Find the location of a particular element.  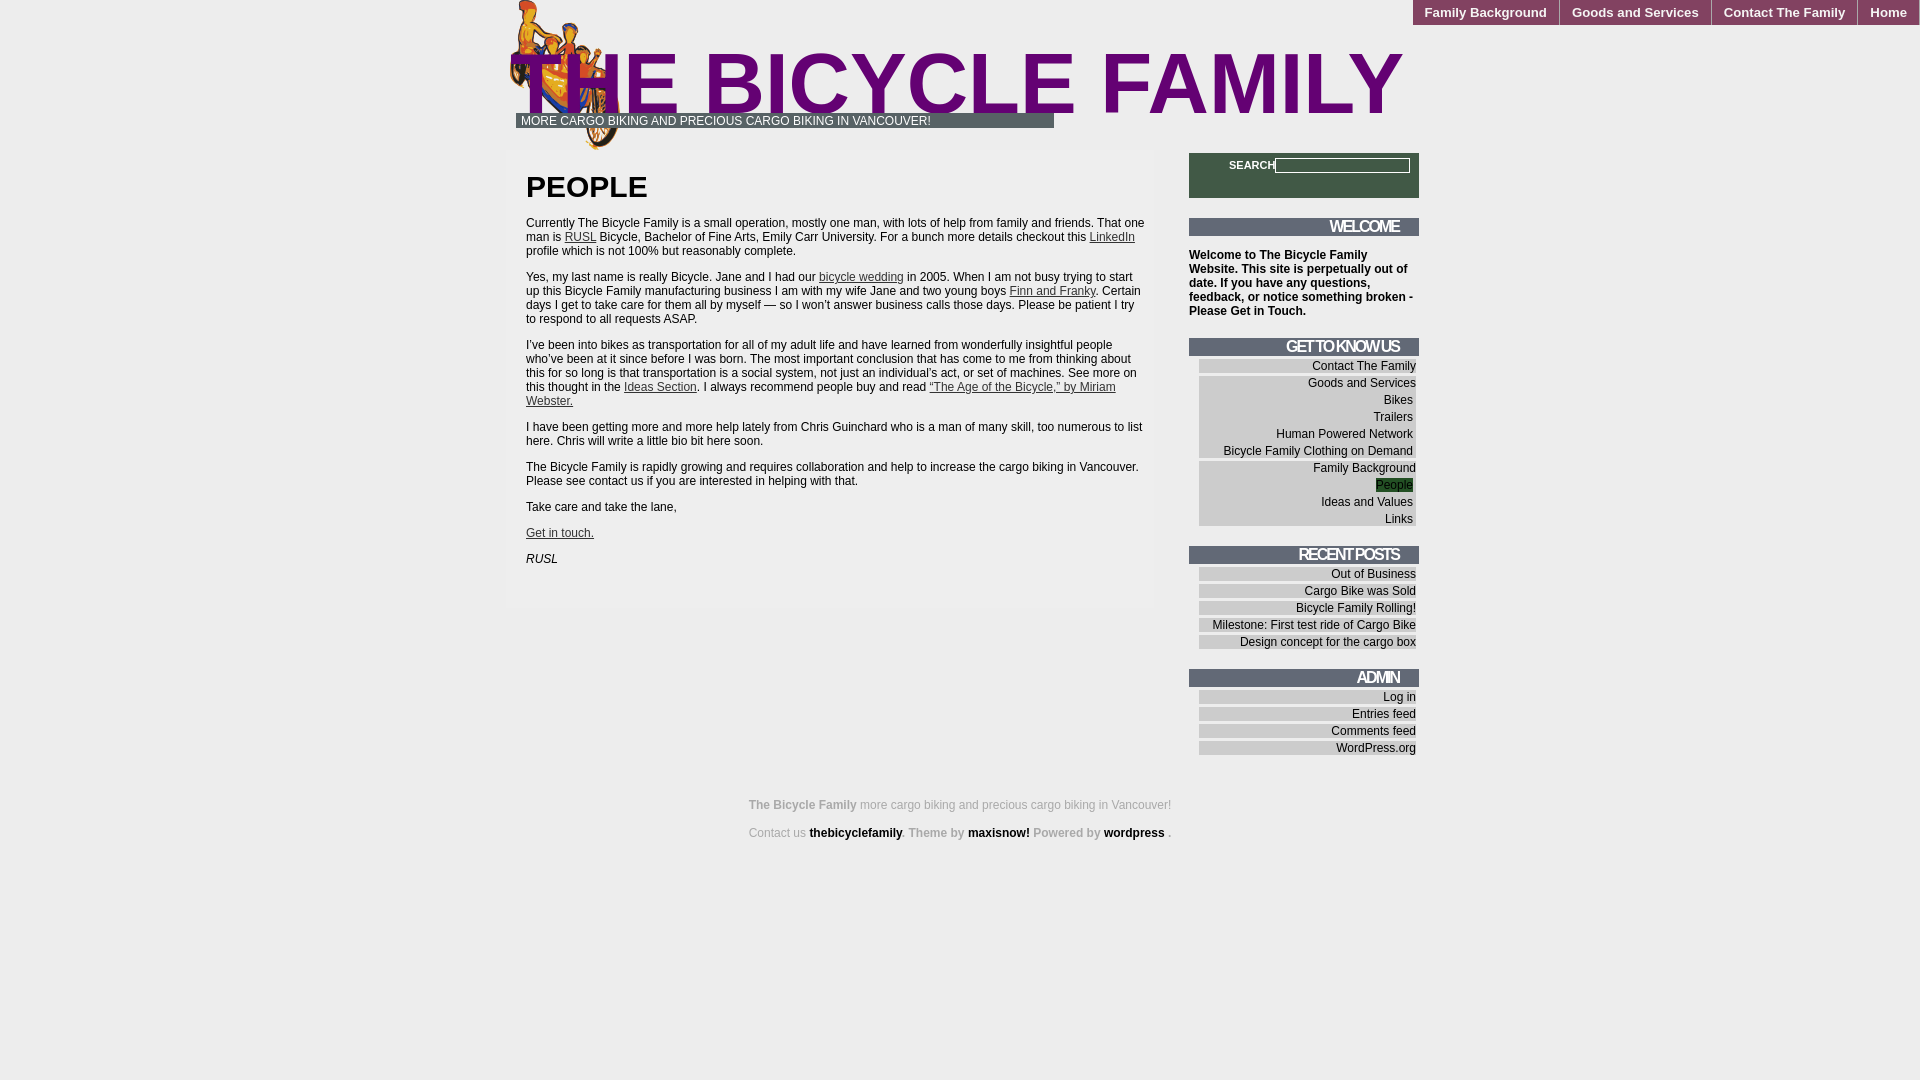

'Entries feed' is located at coordinates (1382, 712).